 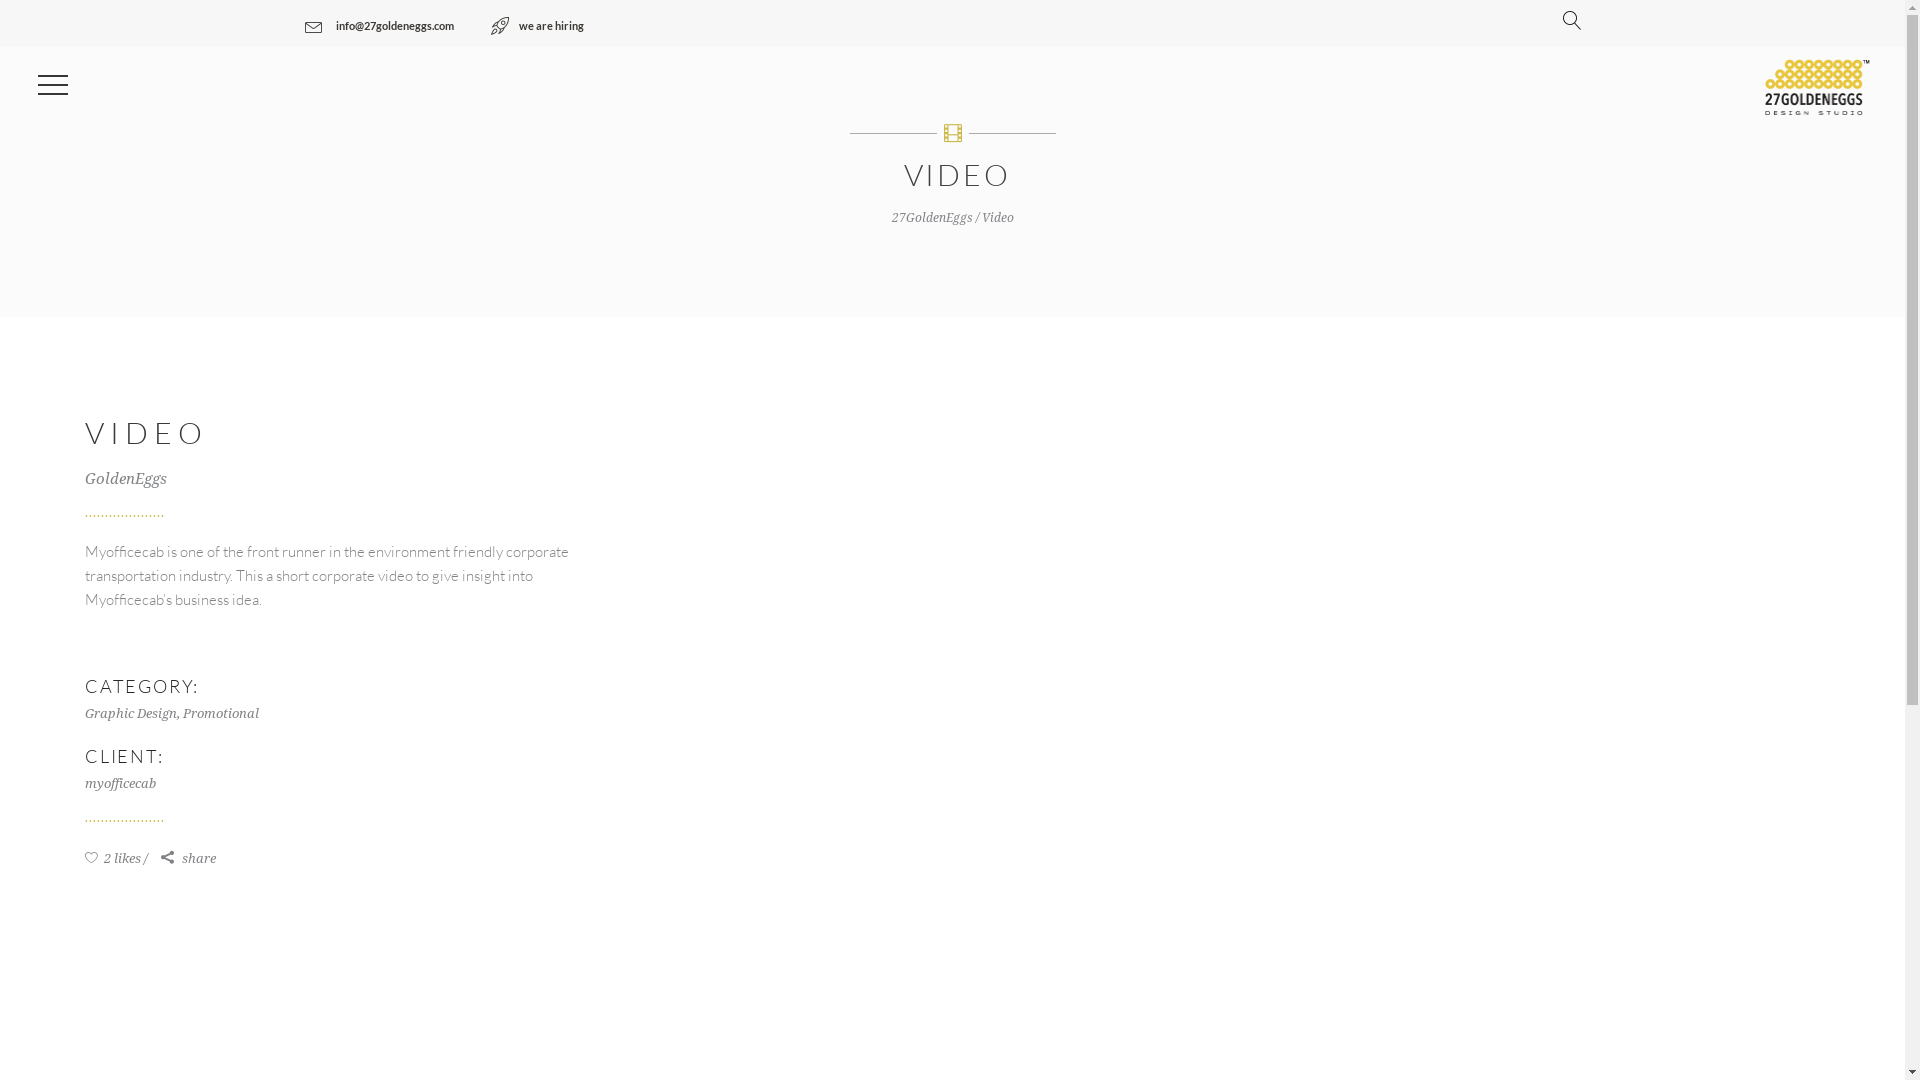 I want to click on 'U', so click(x=1410, y=530).